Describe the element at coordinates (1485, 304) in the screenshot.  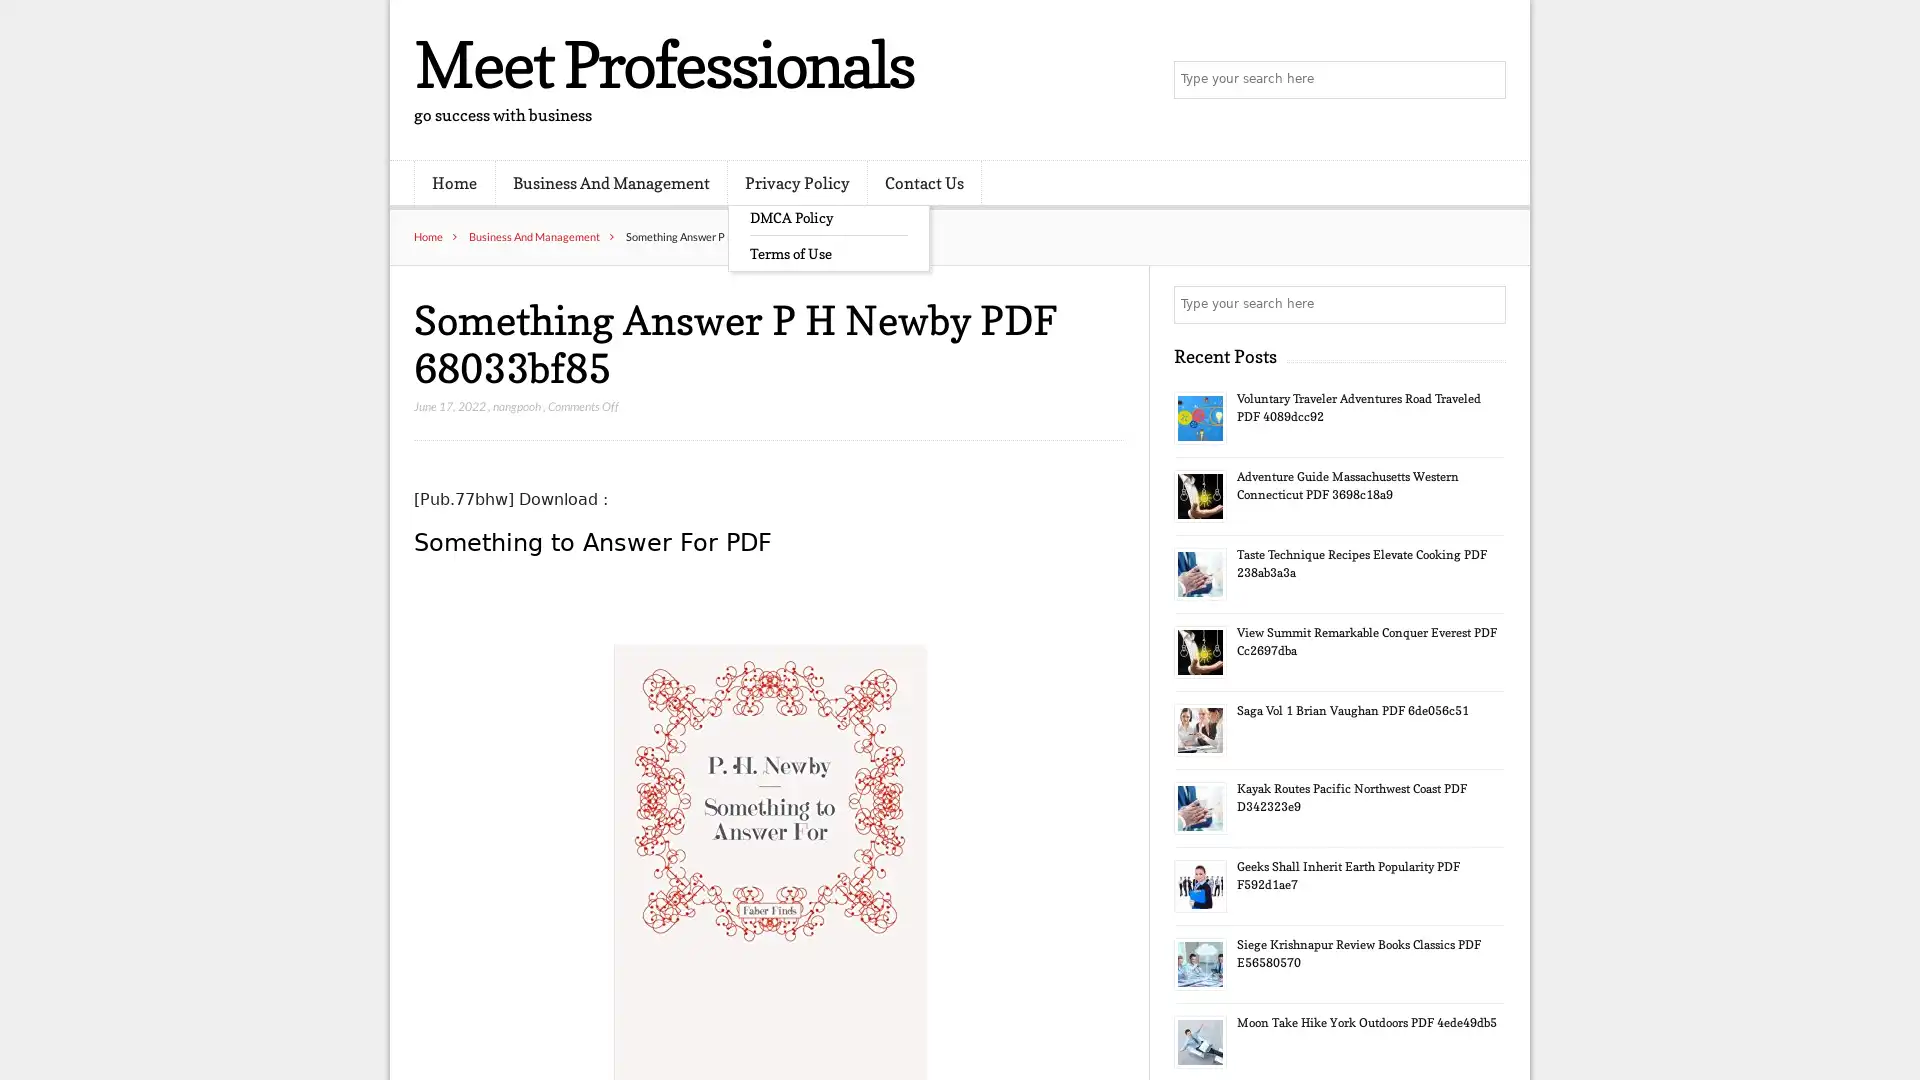
I see `Search` at that location.